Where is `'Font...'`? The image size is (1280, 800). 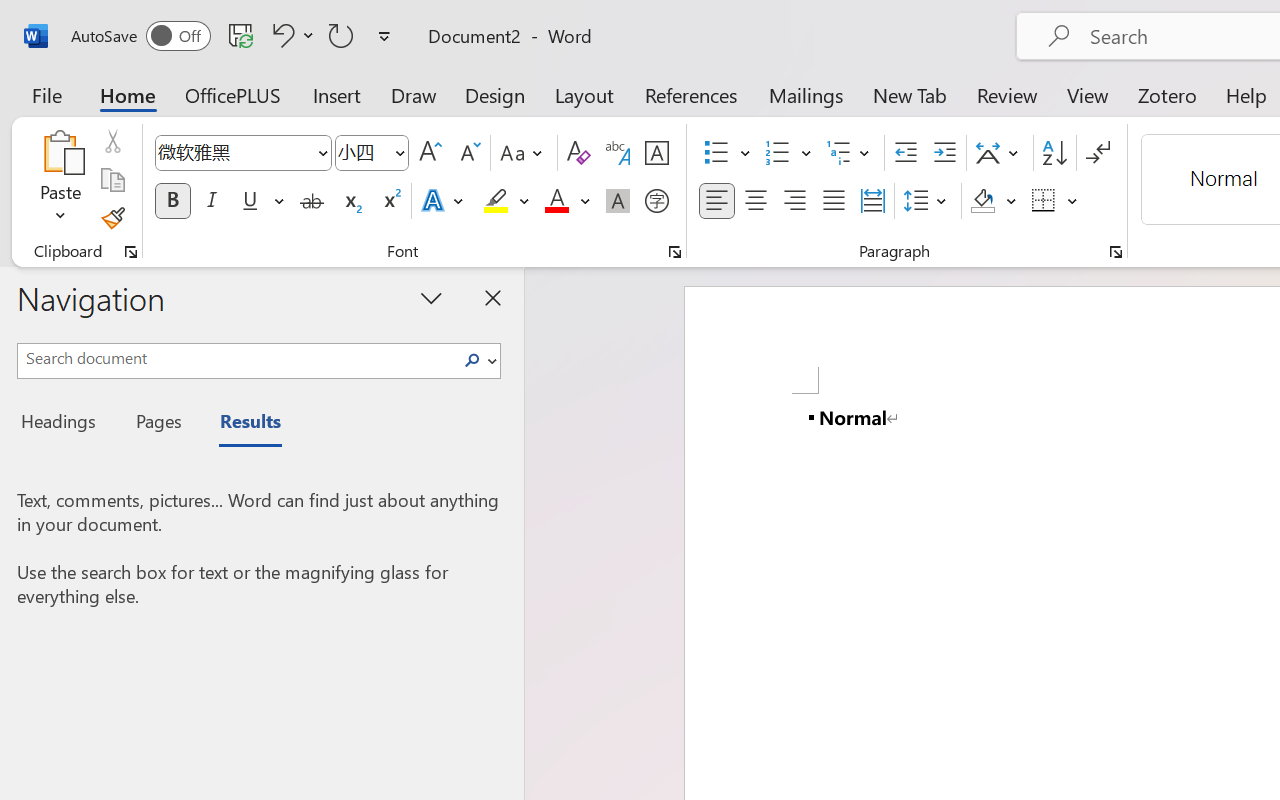
'Font...' is located at coordinates (675, 251).